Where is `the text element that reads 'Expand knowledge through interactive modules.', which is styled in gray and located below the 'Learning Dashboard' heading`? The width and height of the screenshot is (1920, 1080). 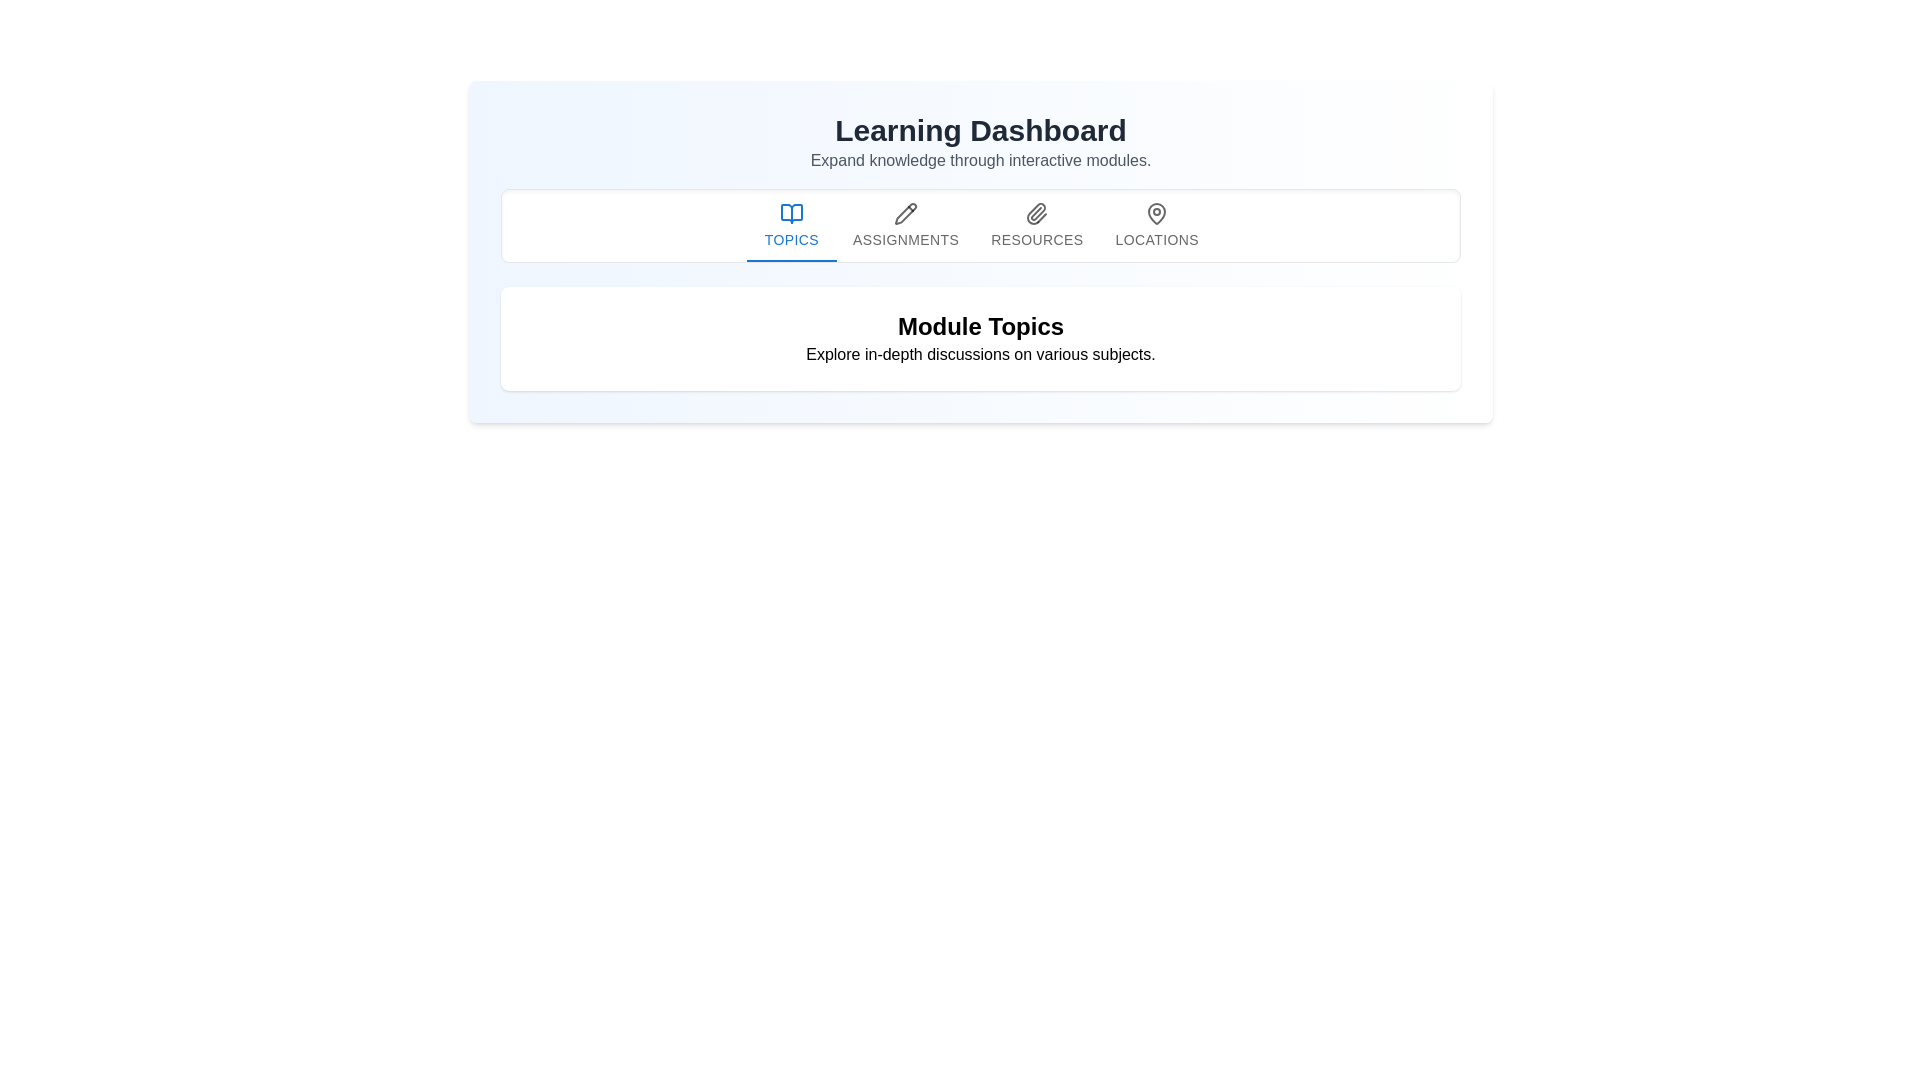 the text element that reads 'Expand knowledge through interactive modules.', which is styled in gray and located below the 'Learning Dashboard' heading is located at coordinates (980, 160).